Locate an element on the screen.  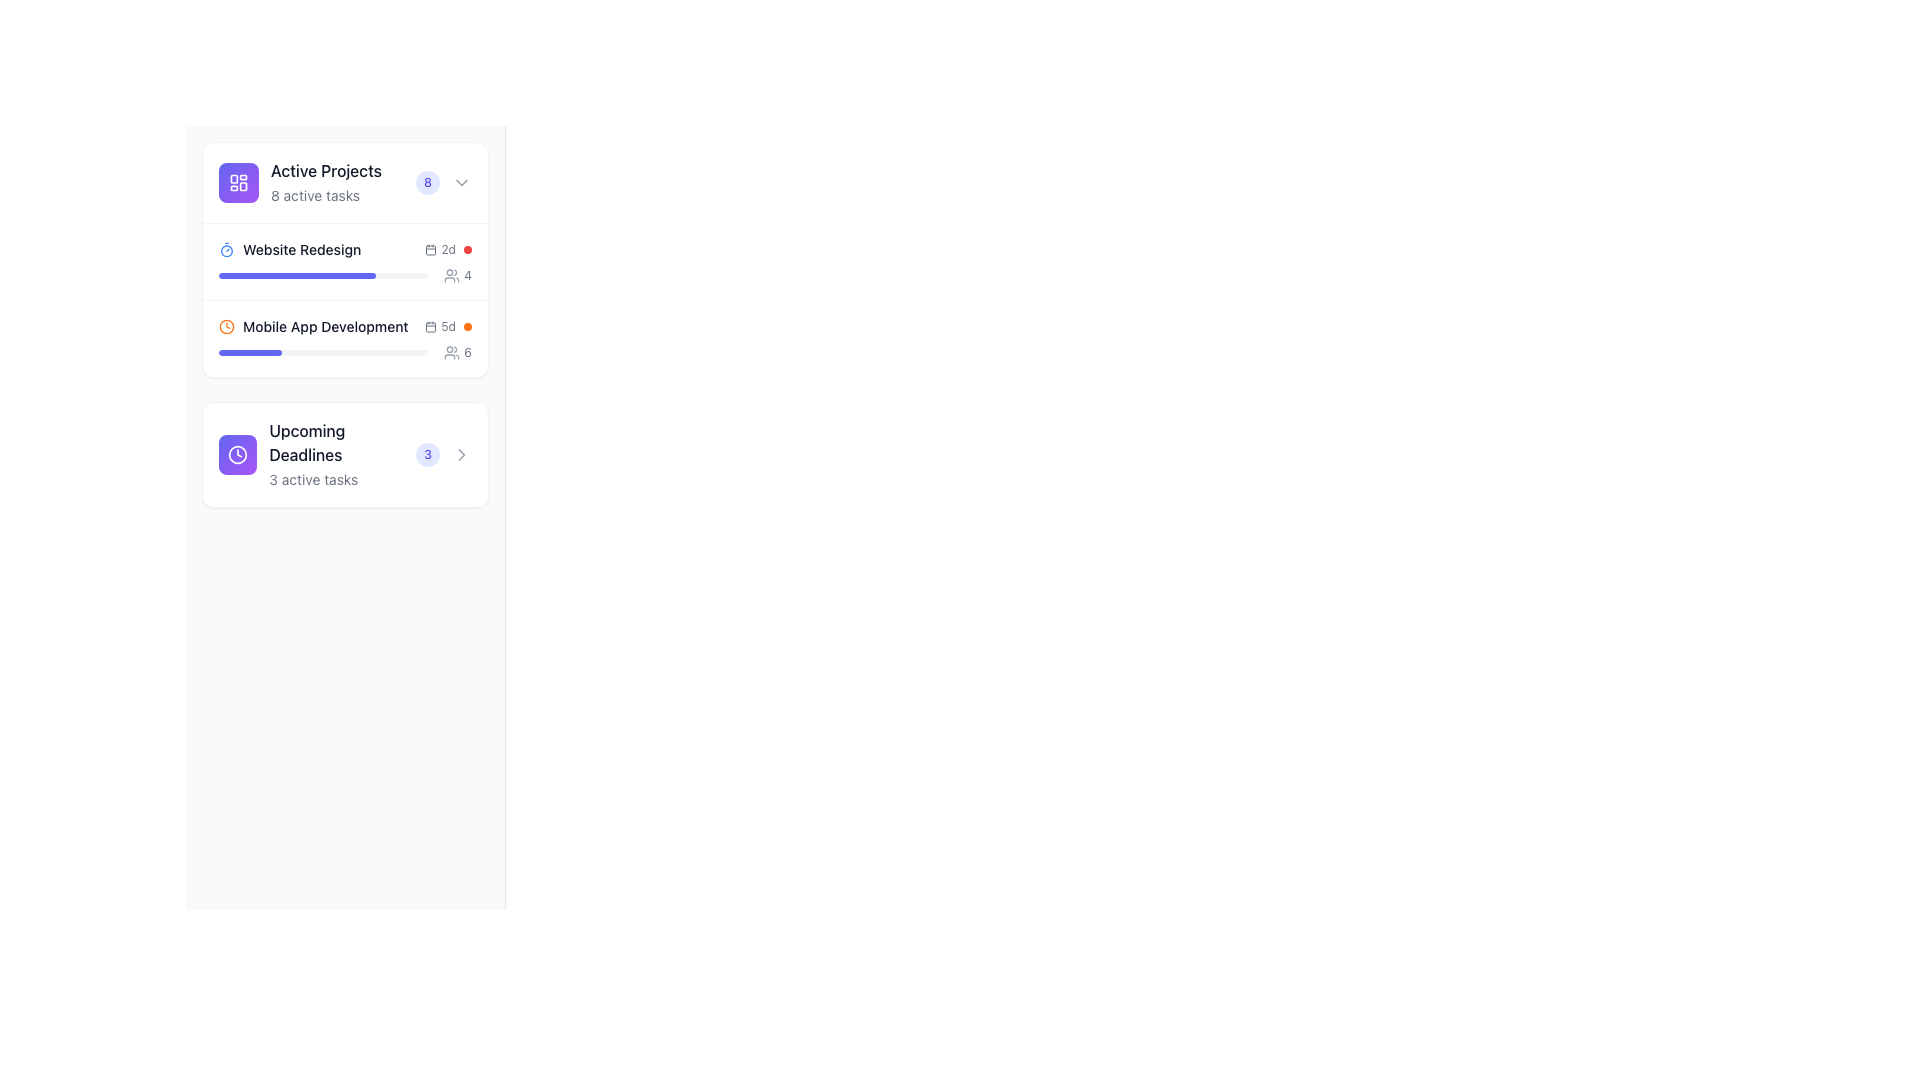
the chevron icon located in the 'Upcoming Deadlines' card, which is positioned to the right of the numerical badge displaying '3' is located at coordinates (460, 455).